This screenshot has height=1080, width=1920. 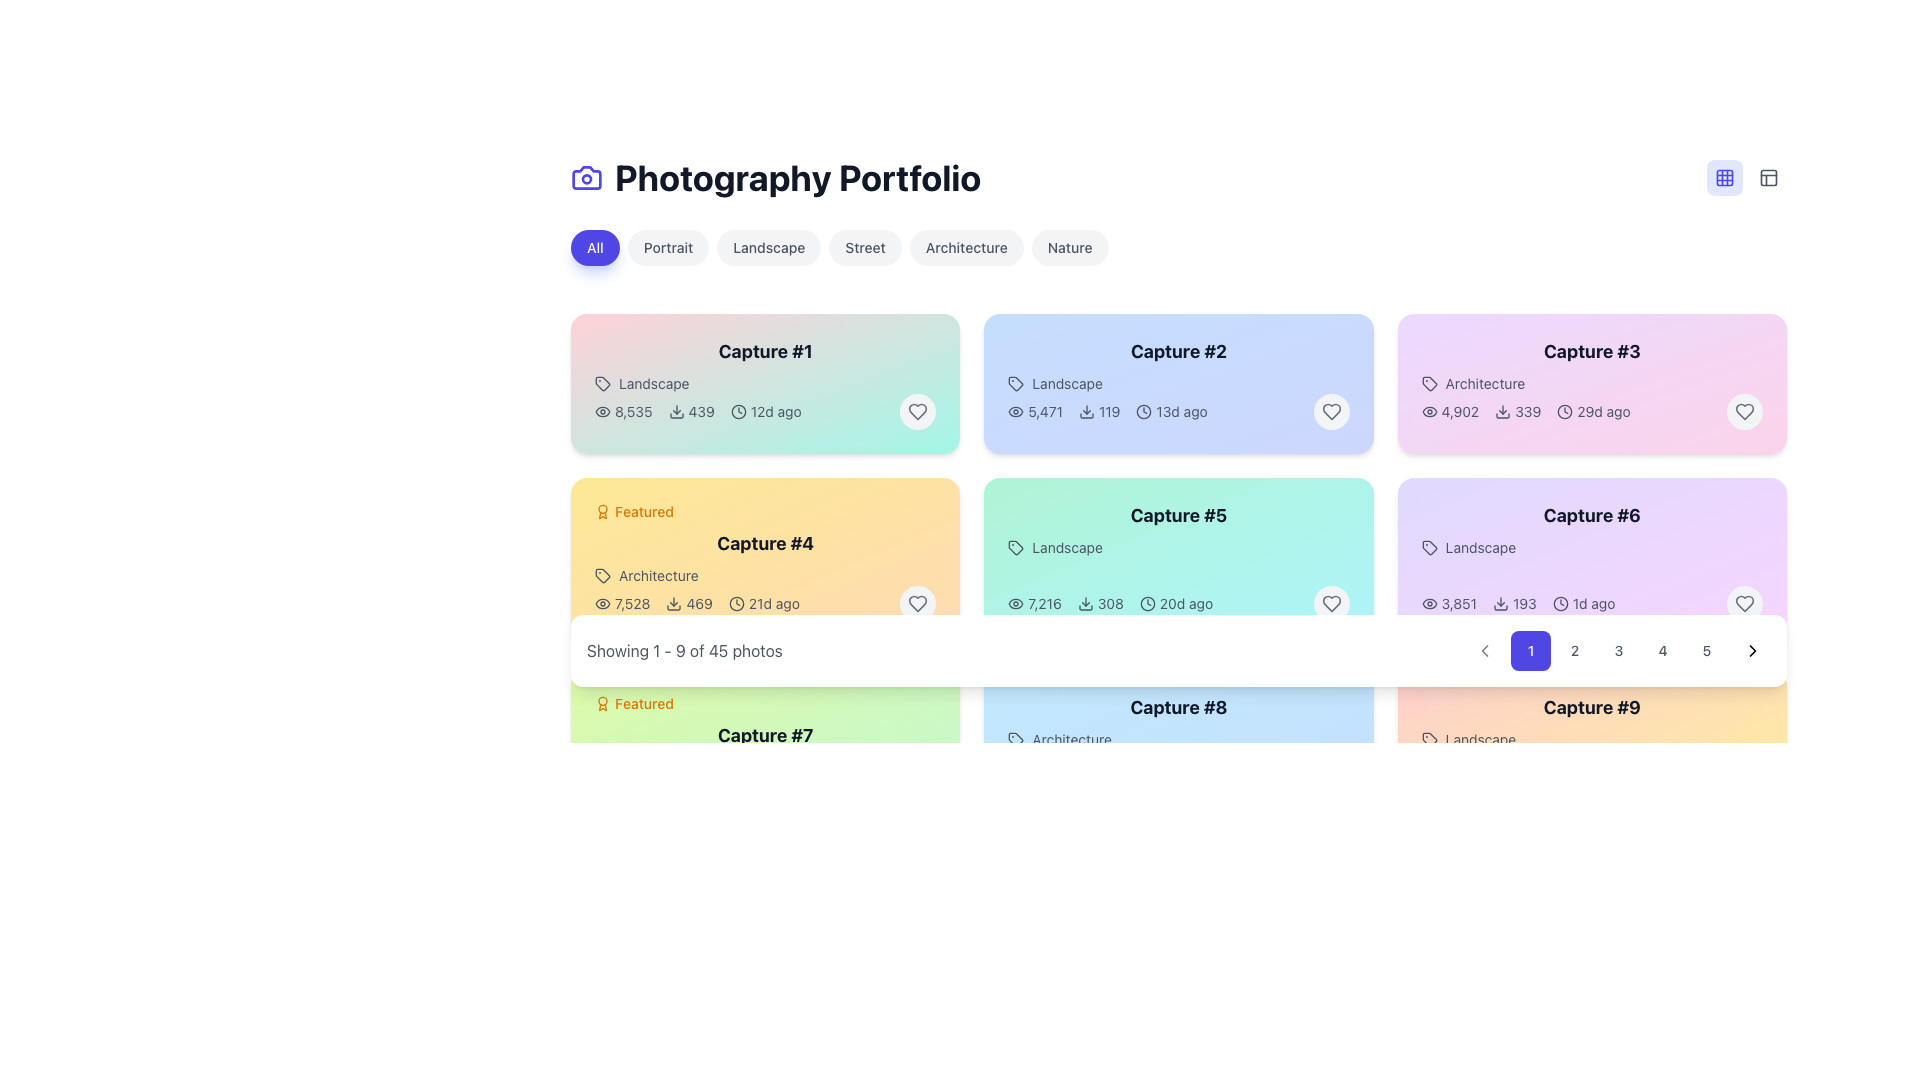 I want to click on displayed number of views represented by the Text with Icon element located in the top-left area of the first card in a grid layout, so click(x=622, y=411).